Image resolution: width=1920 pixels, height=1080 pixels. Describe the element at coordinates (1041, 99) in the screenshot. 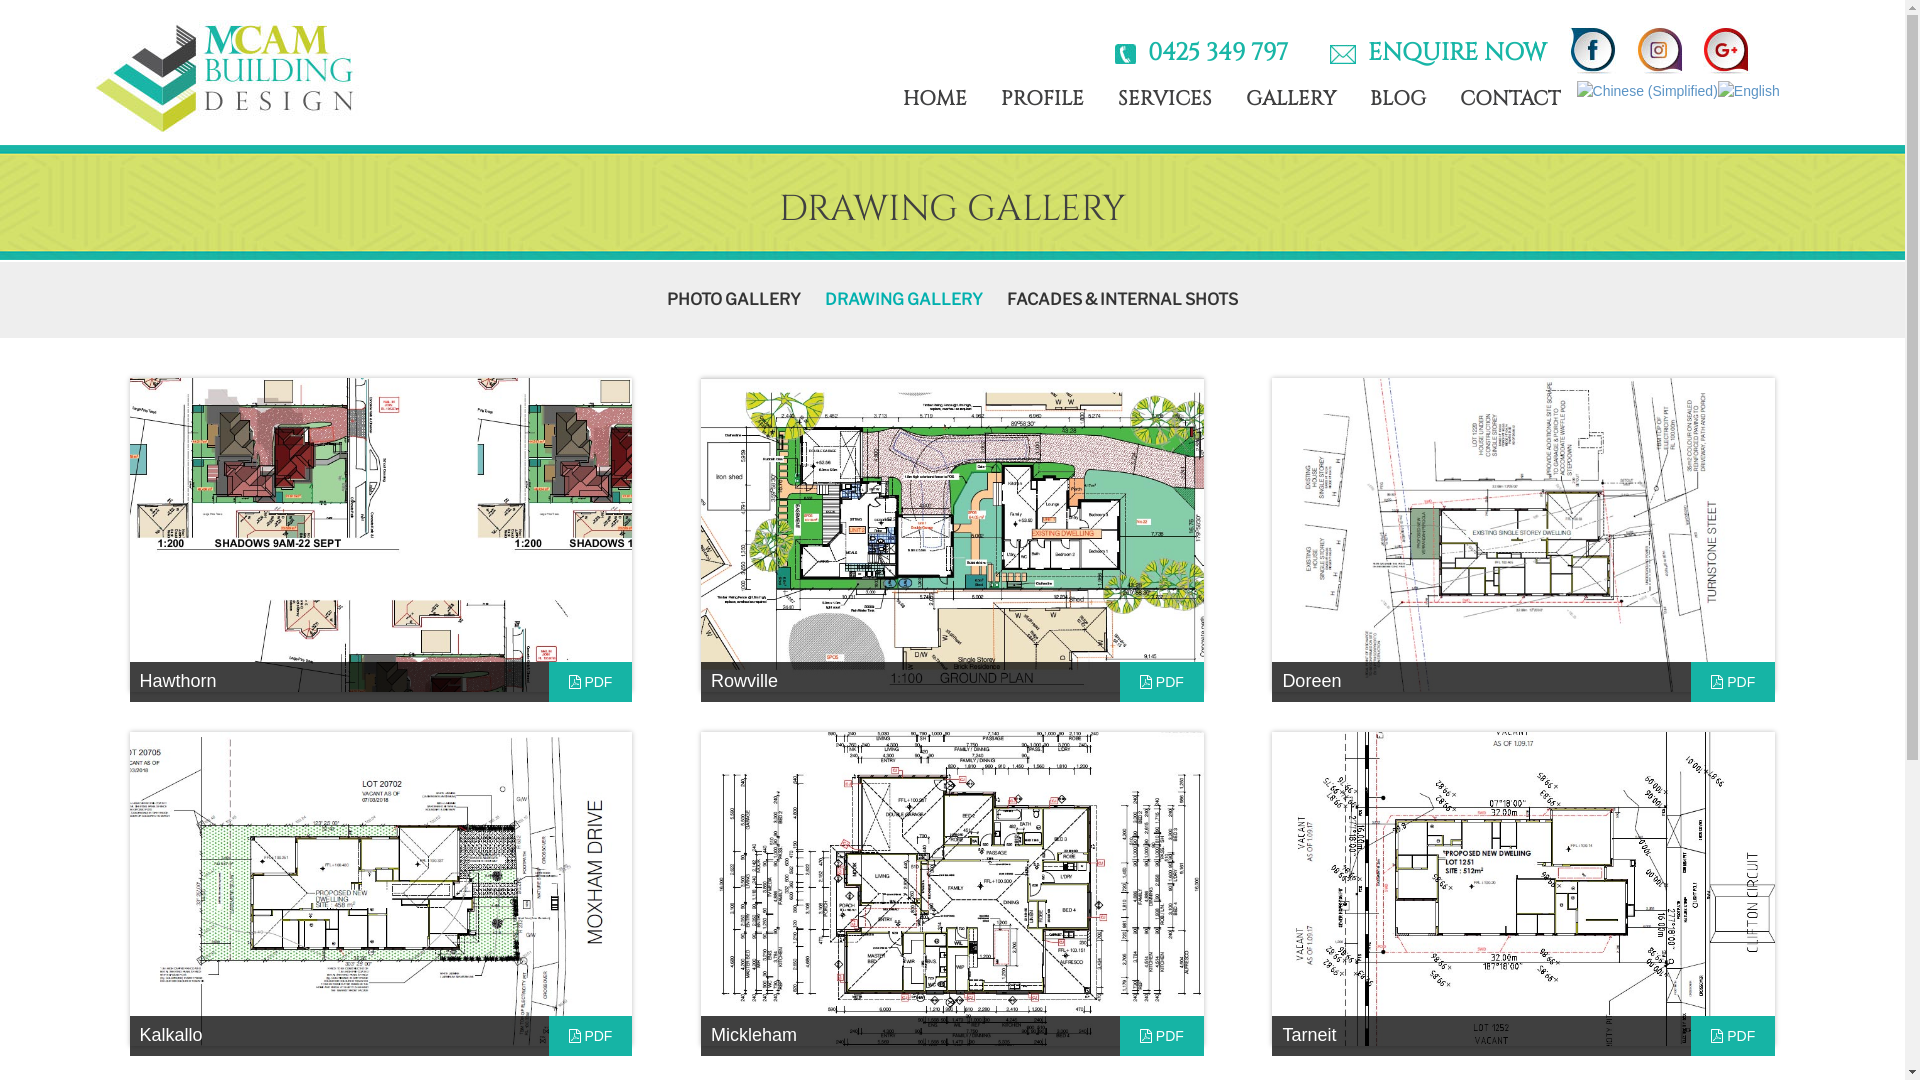

I see `'PROFILE'` at that location.